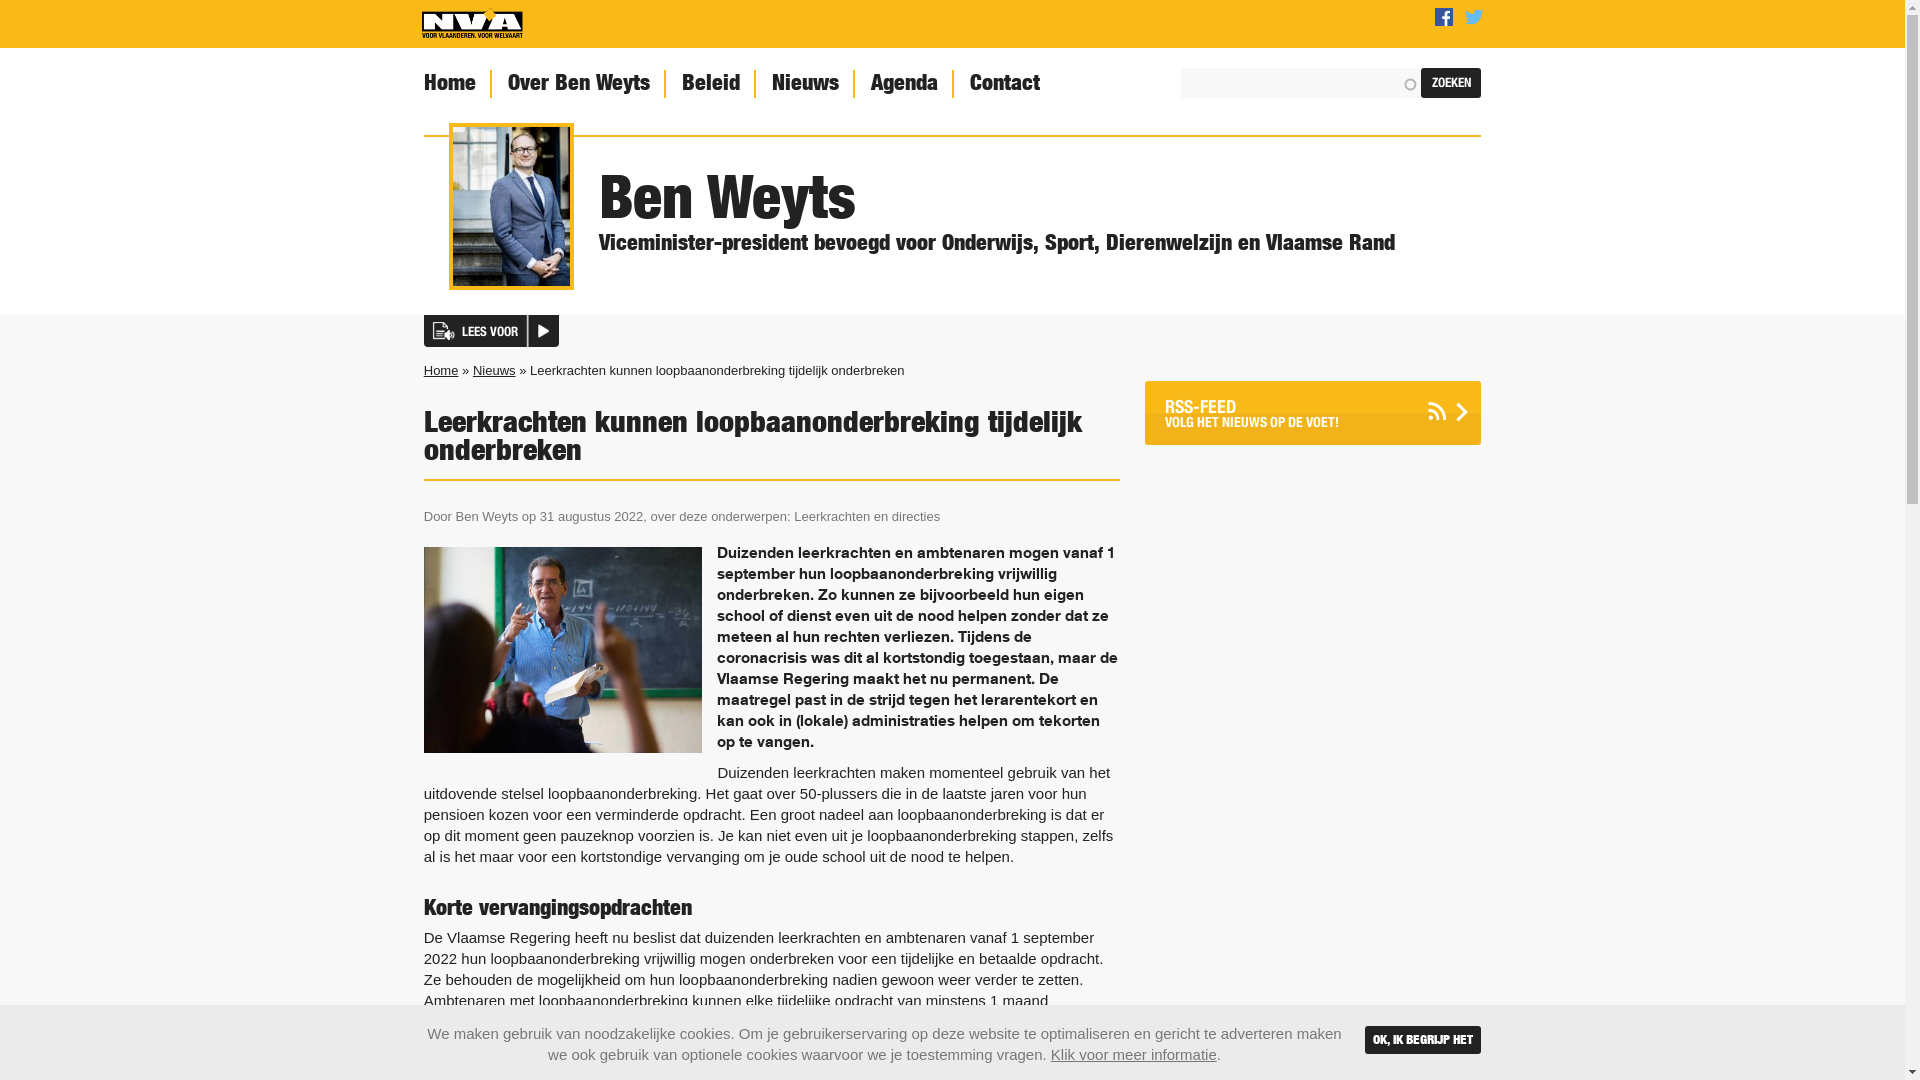  I want to click on '(c) iStock', so click(422, 648).